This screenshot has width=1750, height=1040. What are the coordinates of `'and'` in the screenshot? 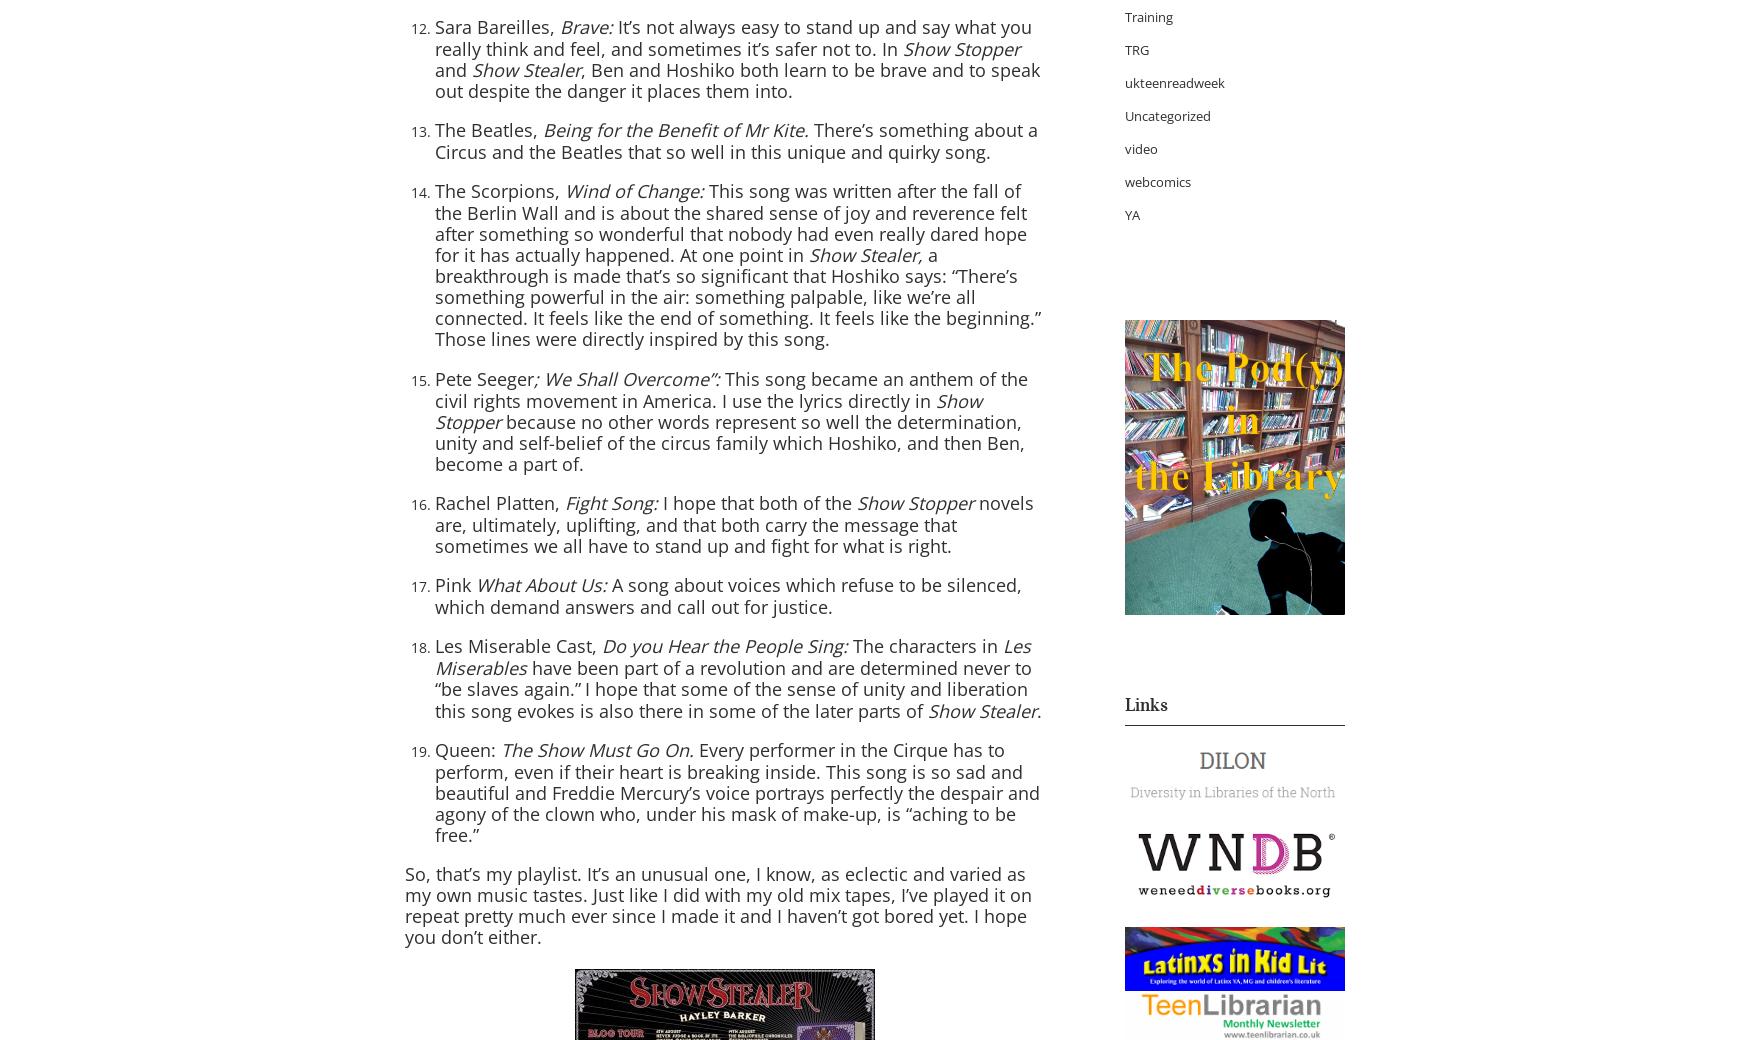 It's located at (453, 68).